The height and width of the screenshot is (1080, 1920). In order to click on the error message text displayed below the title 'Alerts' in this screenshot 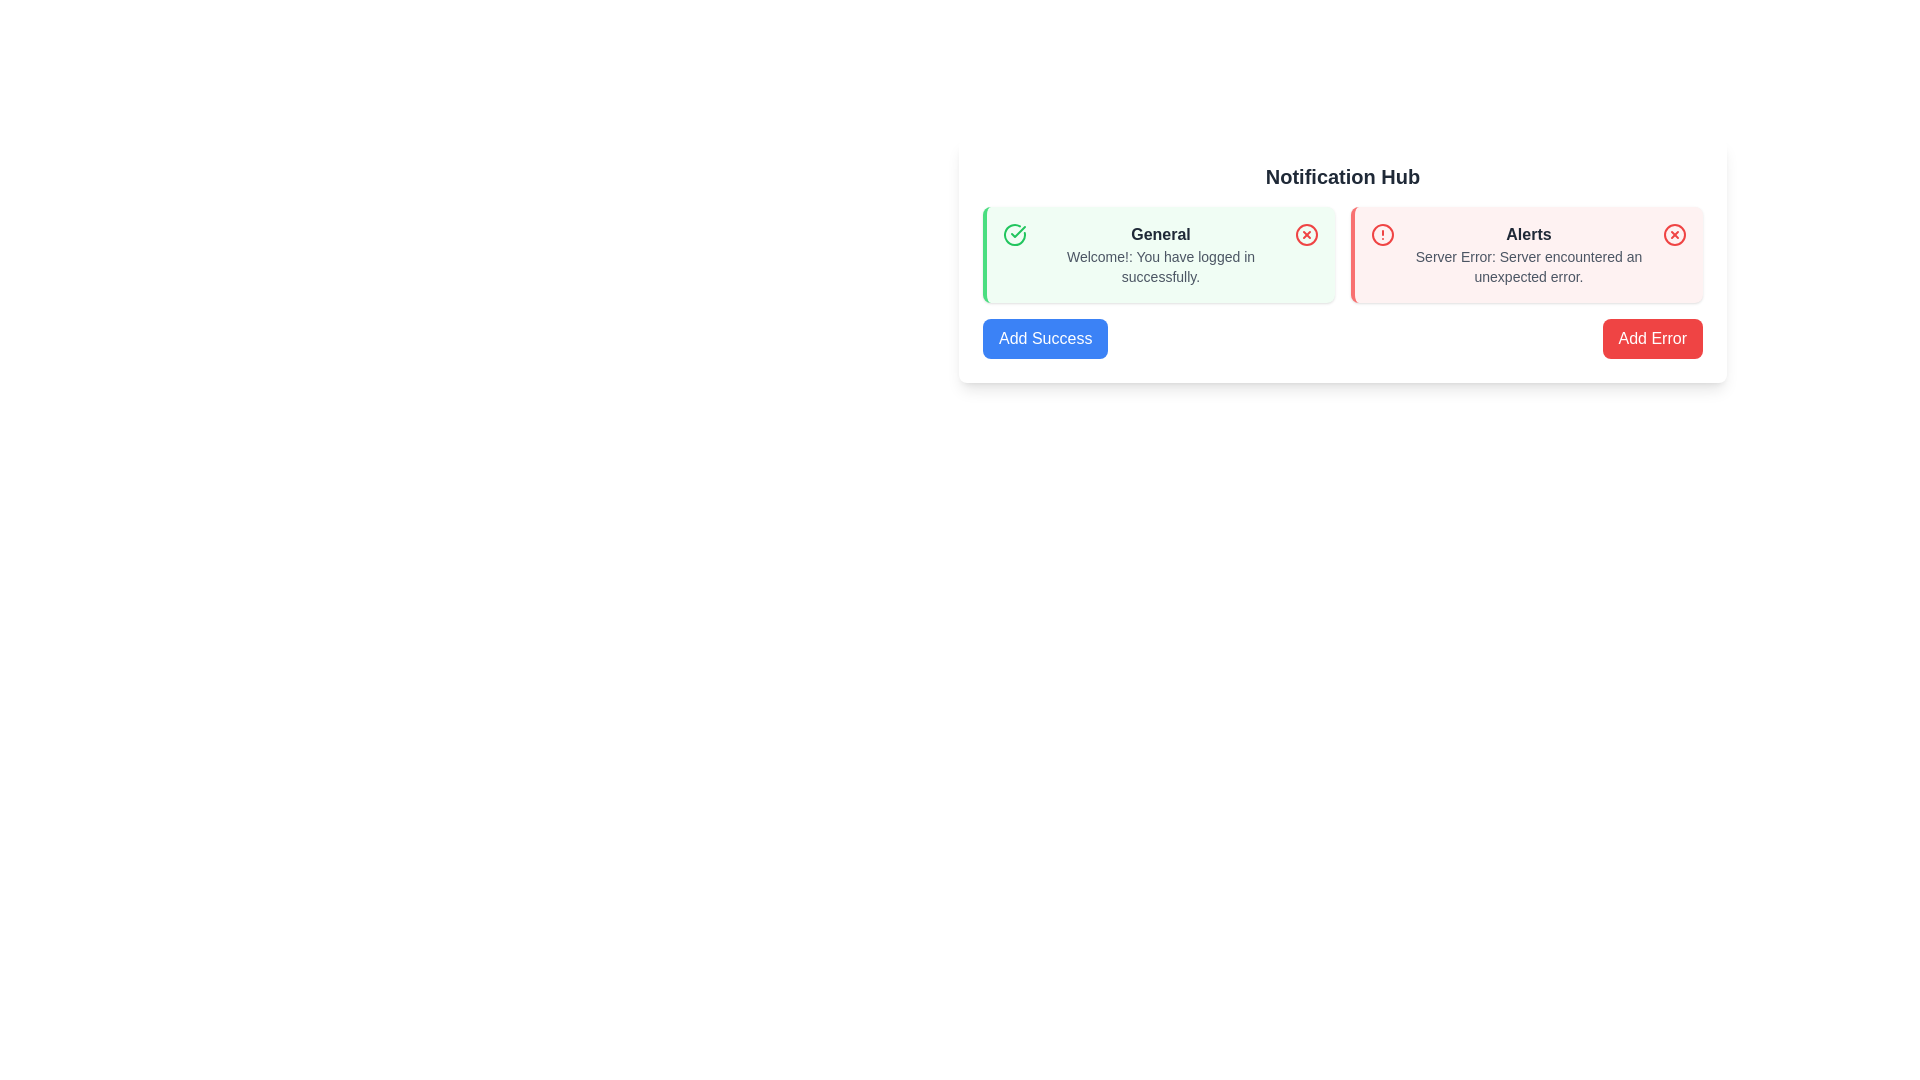, I will do `click(1528, 265)`.